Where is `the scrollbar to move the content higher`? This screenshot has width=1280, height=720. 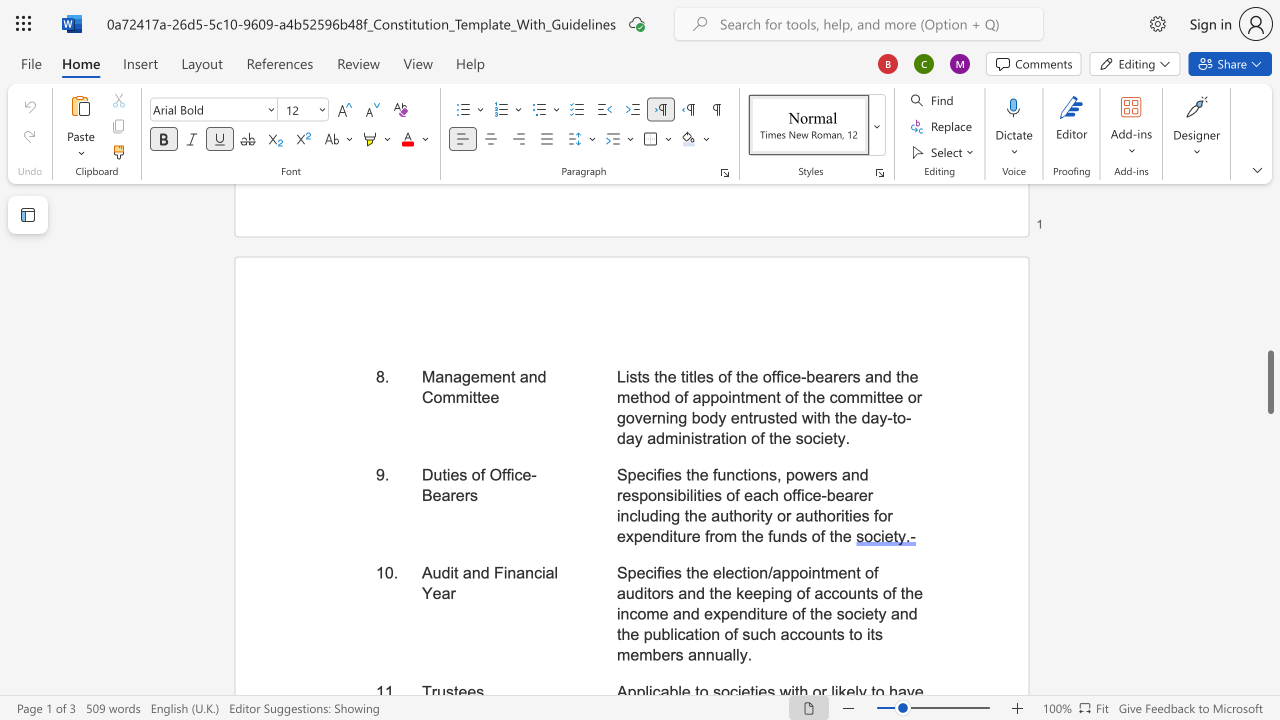
the scrollbar to move the content higher is located at coordinates (1269, 338).